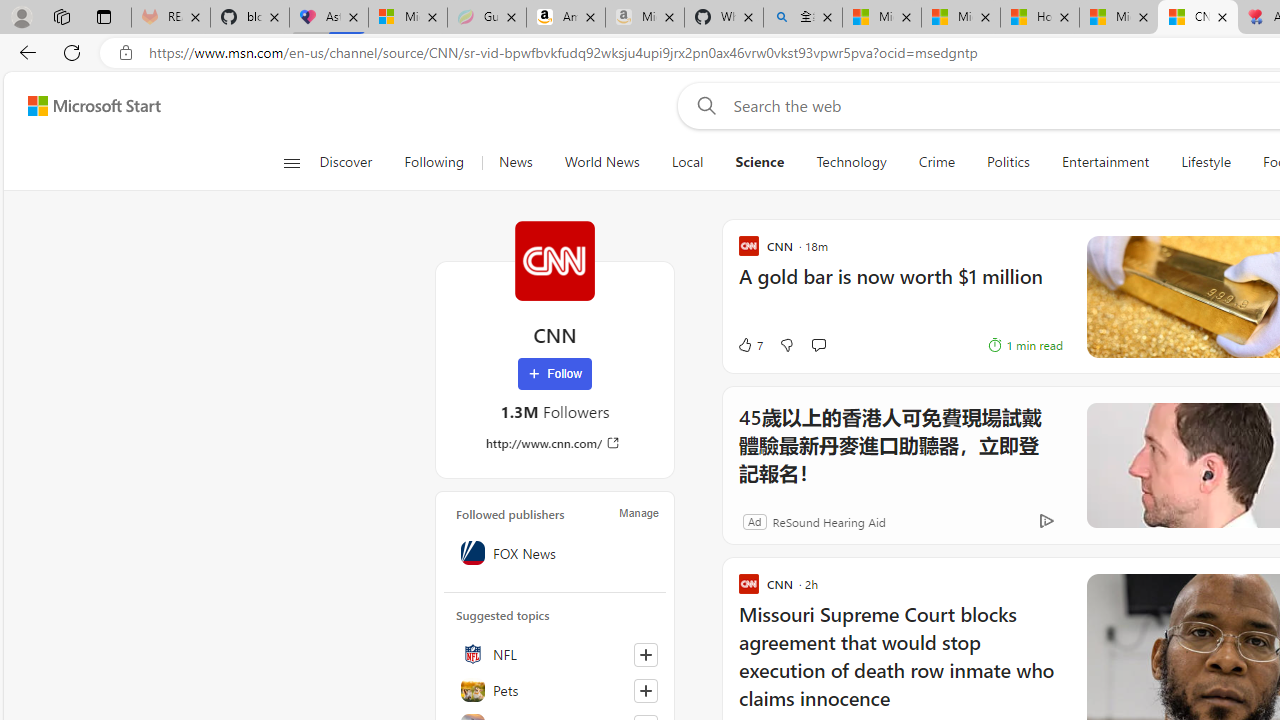 The height and width of the screenshot is (720, 1280). I want to click on 'CNN - MSN', so click(1197, 17).